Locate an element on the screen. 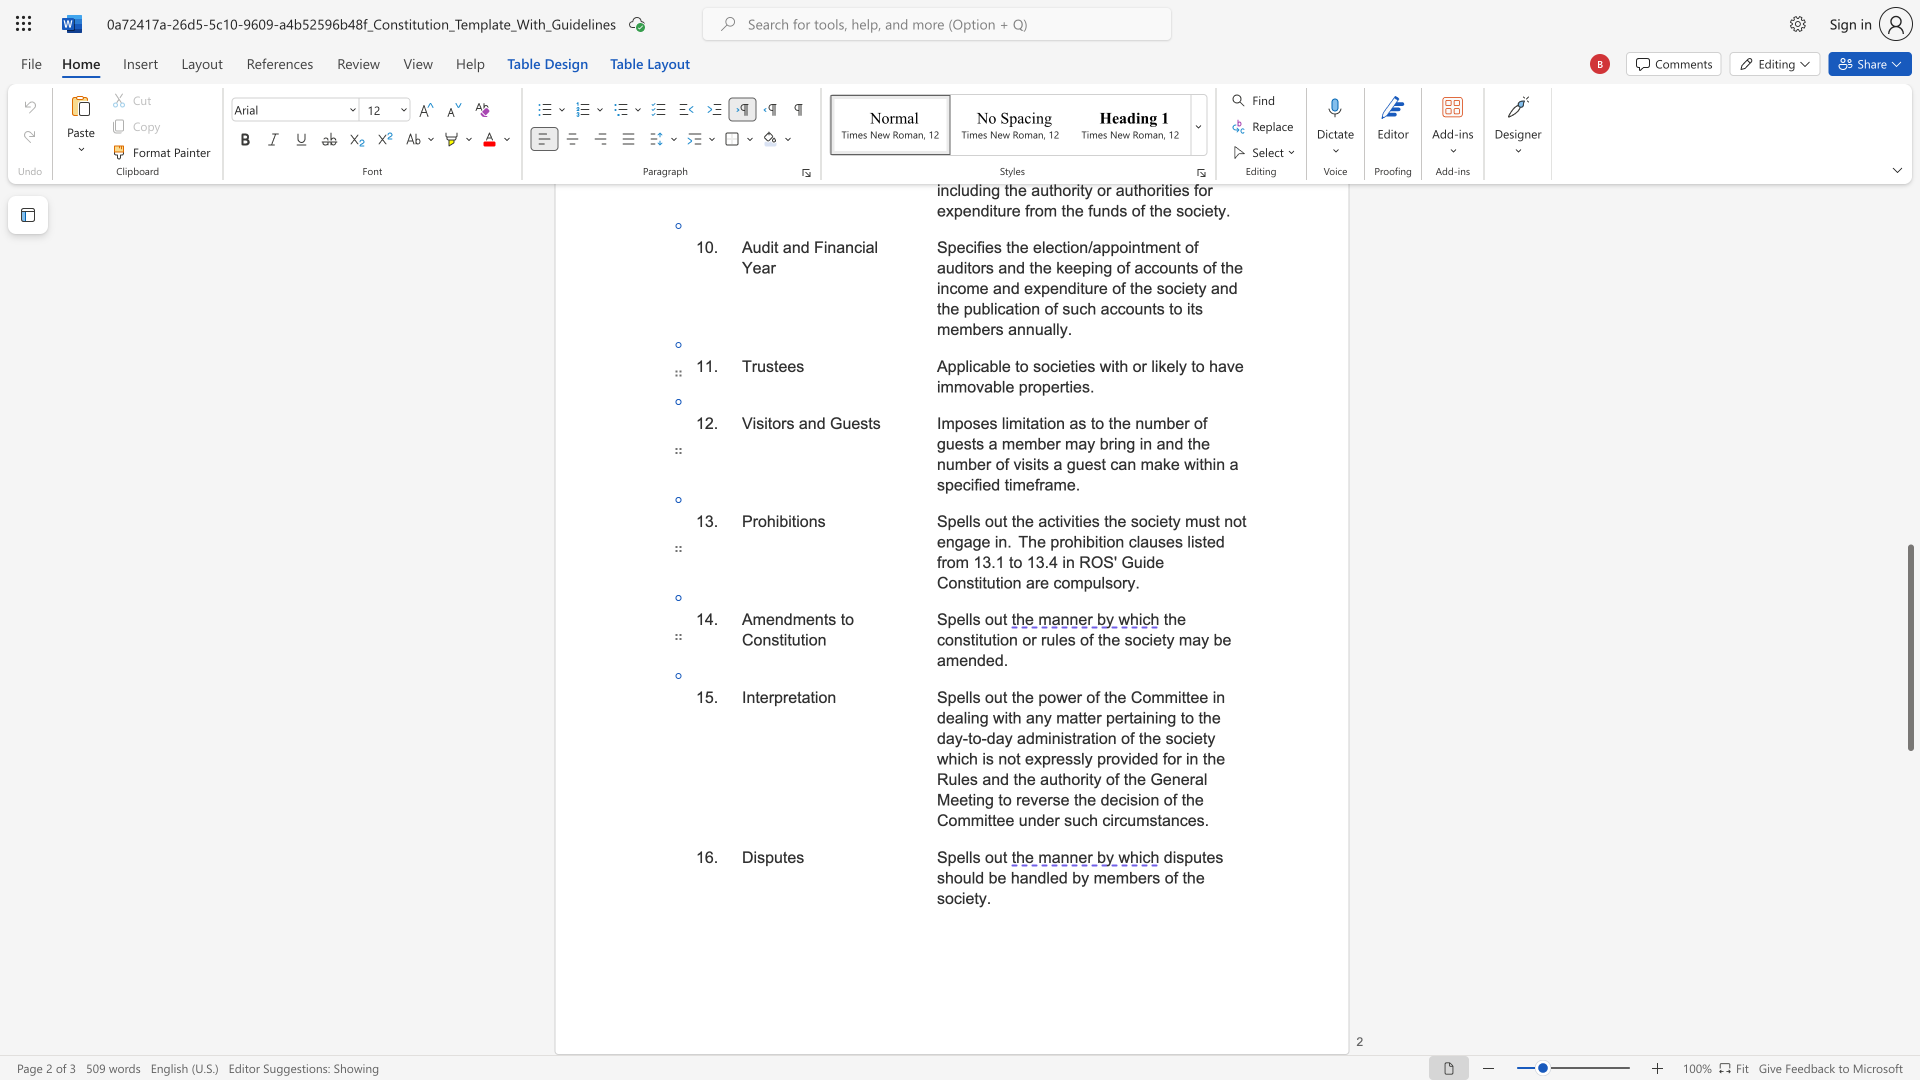  the 1th character "o" in the text is located at coordinates (822, 696).